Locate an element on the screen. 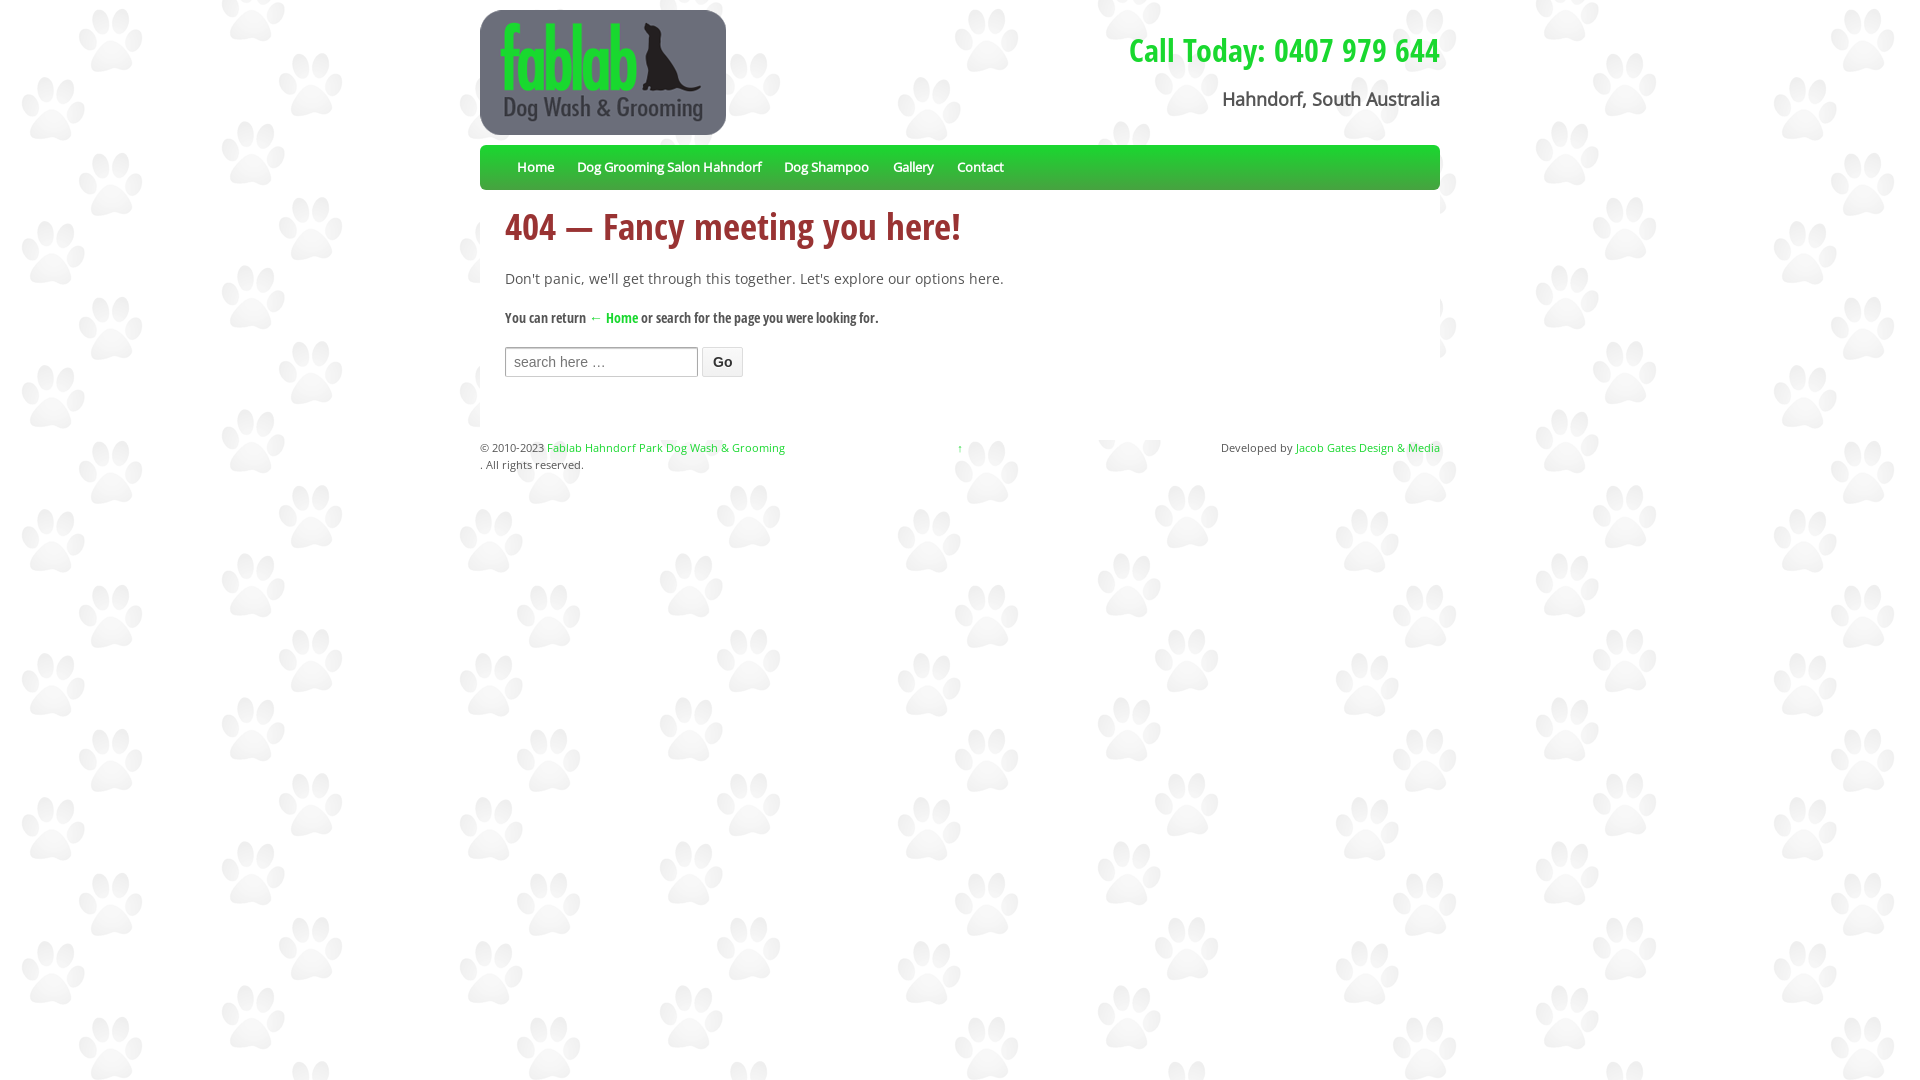 Image resolution: width=1920 pixels, height=1080 pixels. 'Contact' is located at coordinates (980, 166).